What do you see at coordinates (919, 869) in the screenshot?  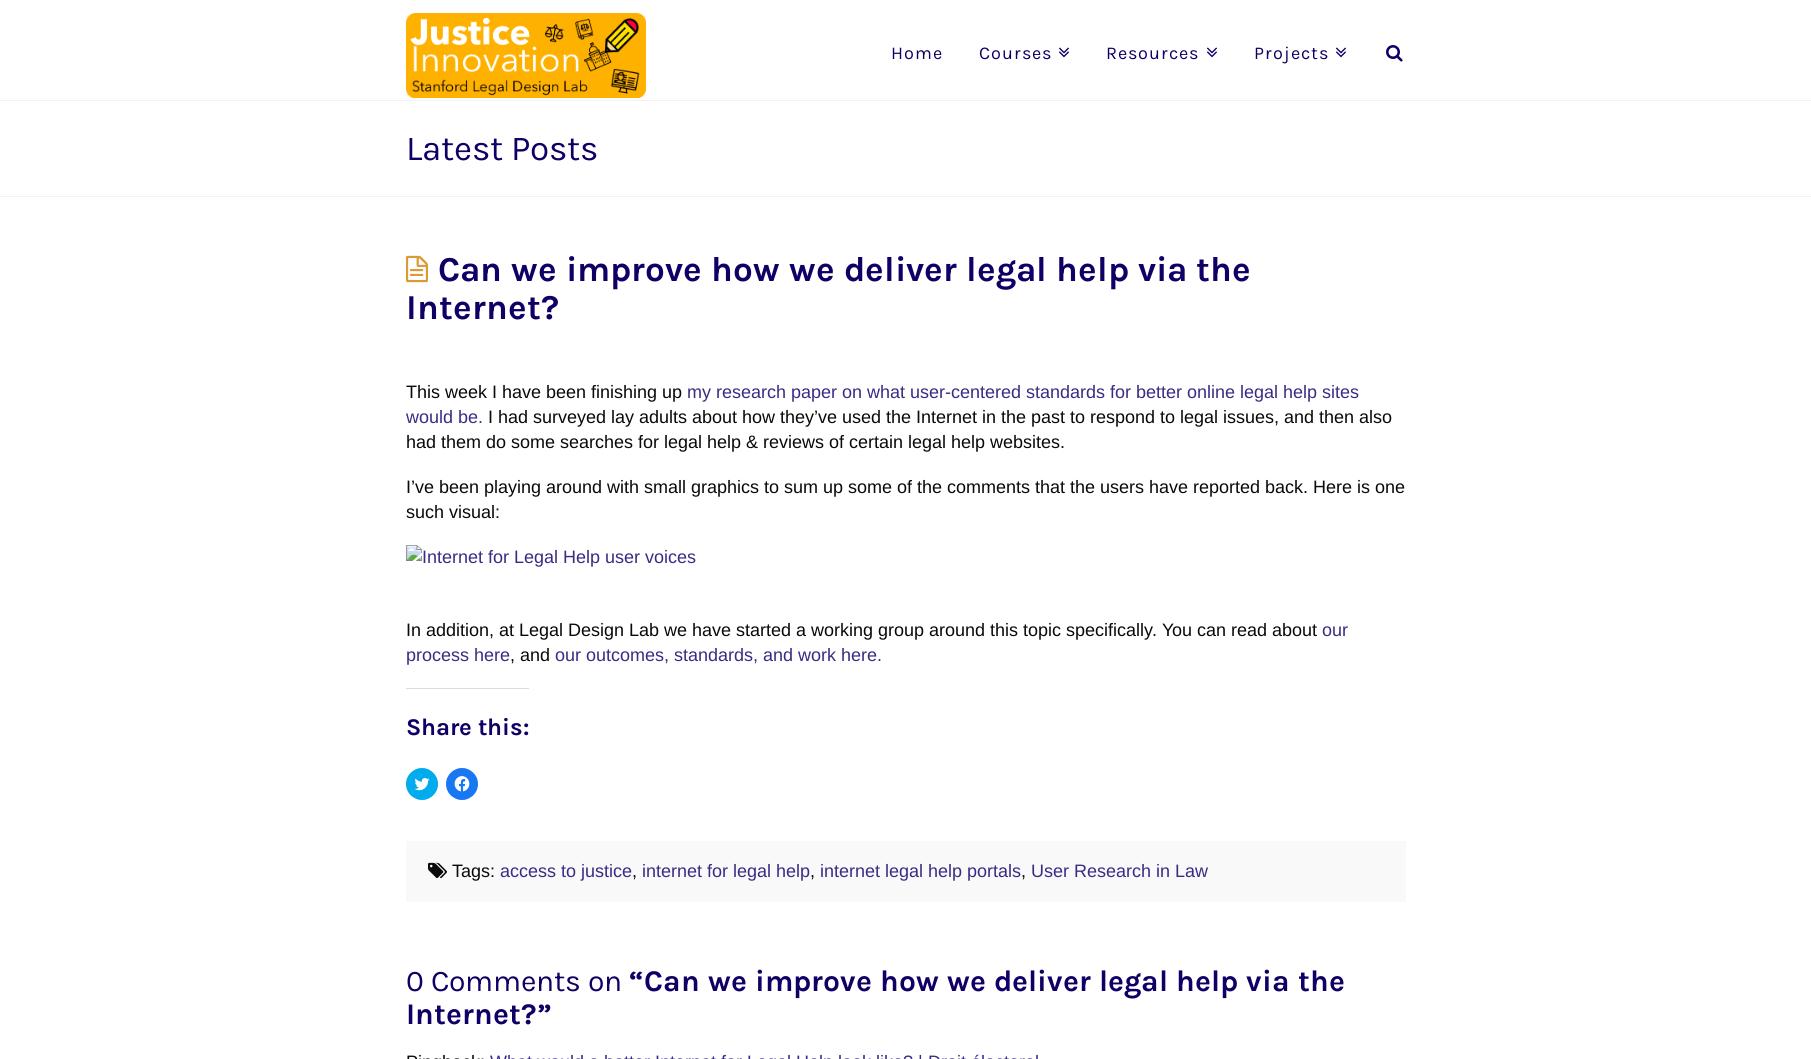 I see `'internet legal help portals'` at bounding box center [919, 869].